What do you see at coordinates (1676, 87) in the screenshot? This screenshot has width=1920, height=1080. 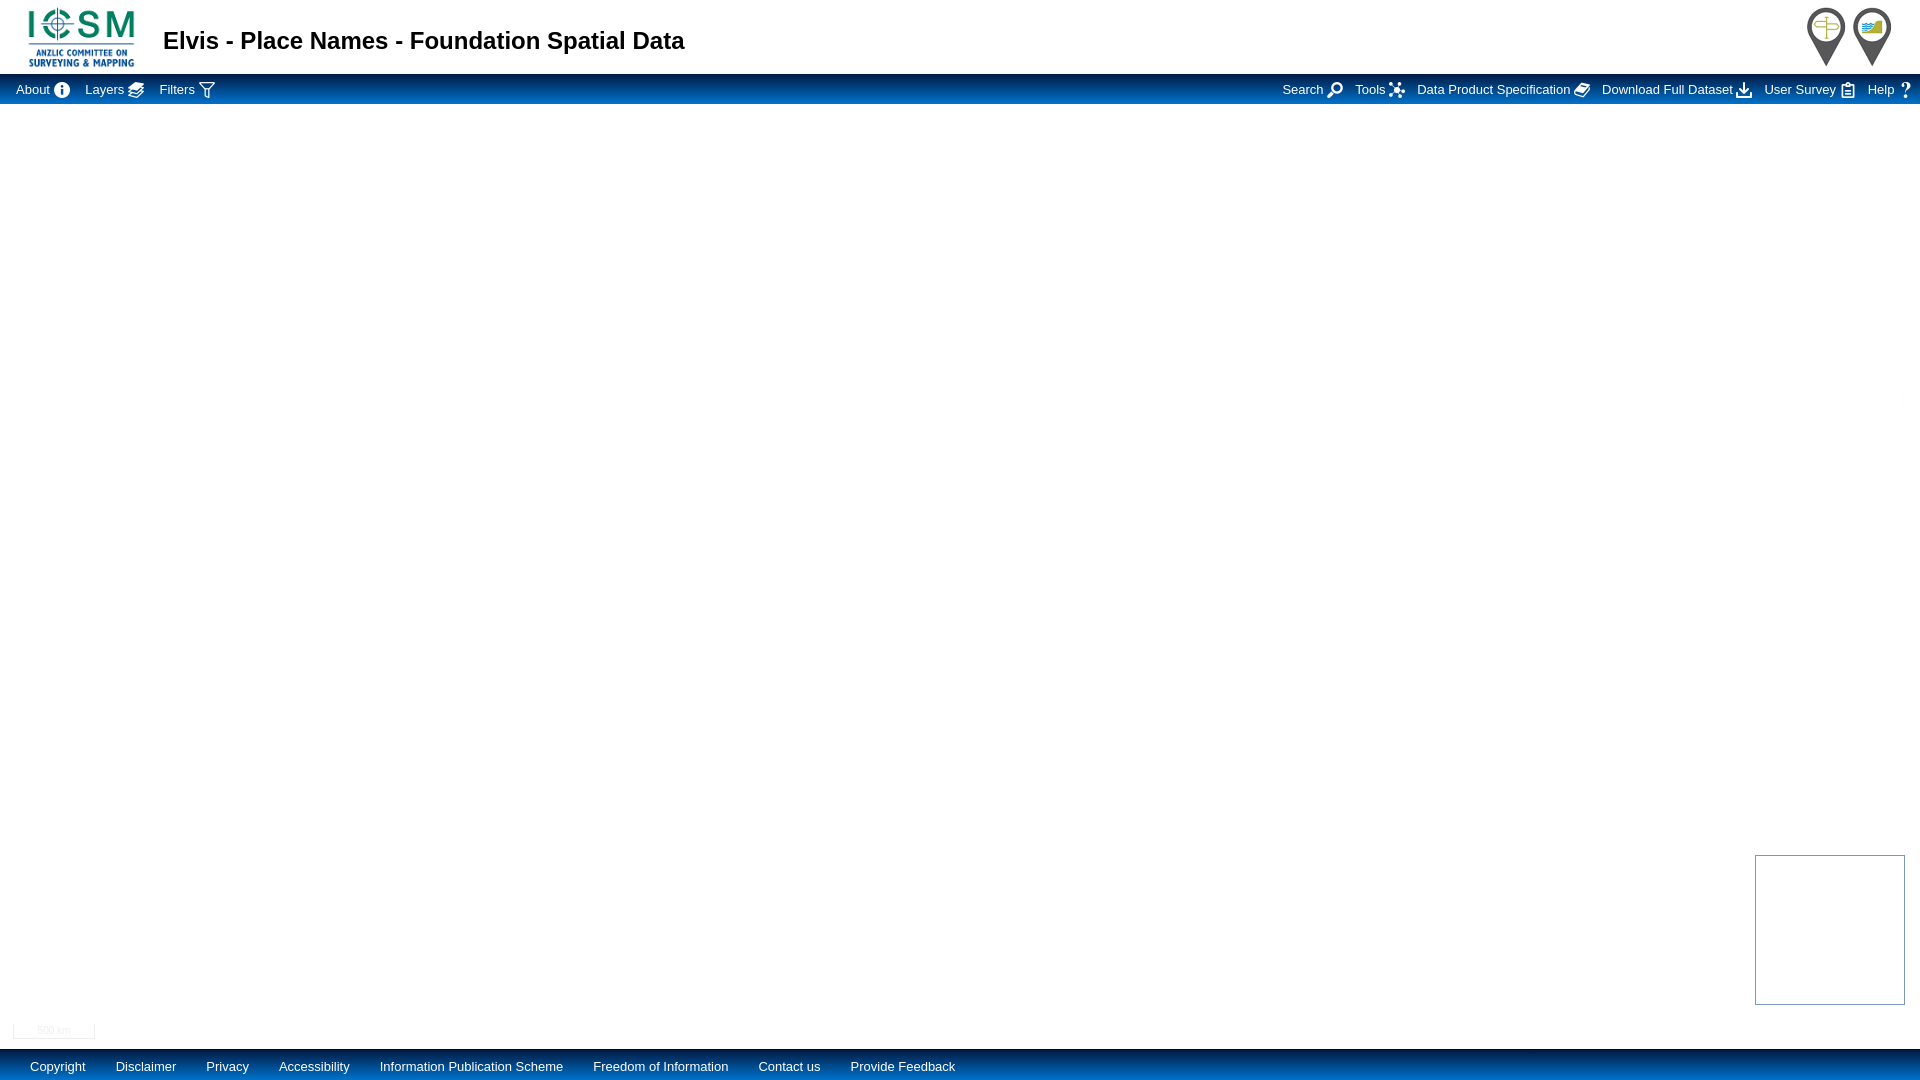 I see `'Download Full Dataset'` at bounding box center [1676, 87].